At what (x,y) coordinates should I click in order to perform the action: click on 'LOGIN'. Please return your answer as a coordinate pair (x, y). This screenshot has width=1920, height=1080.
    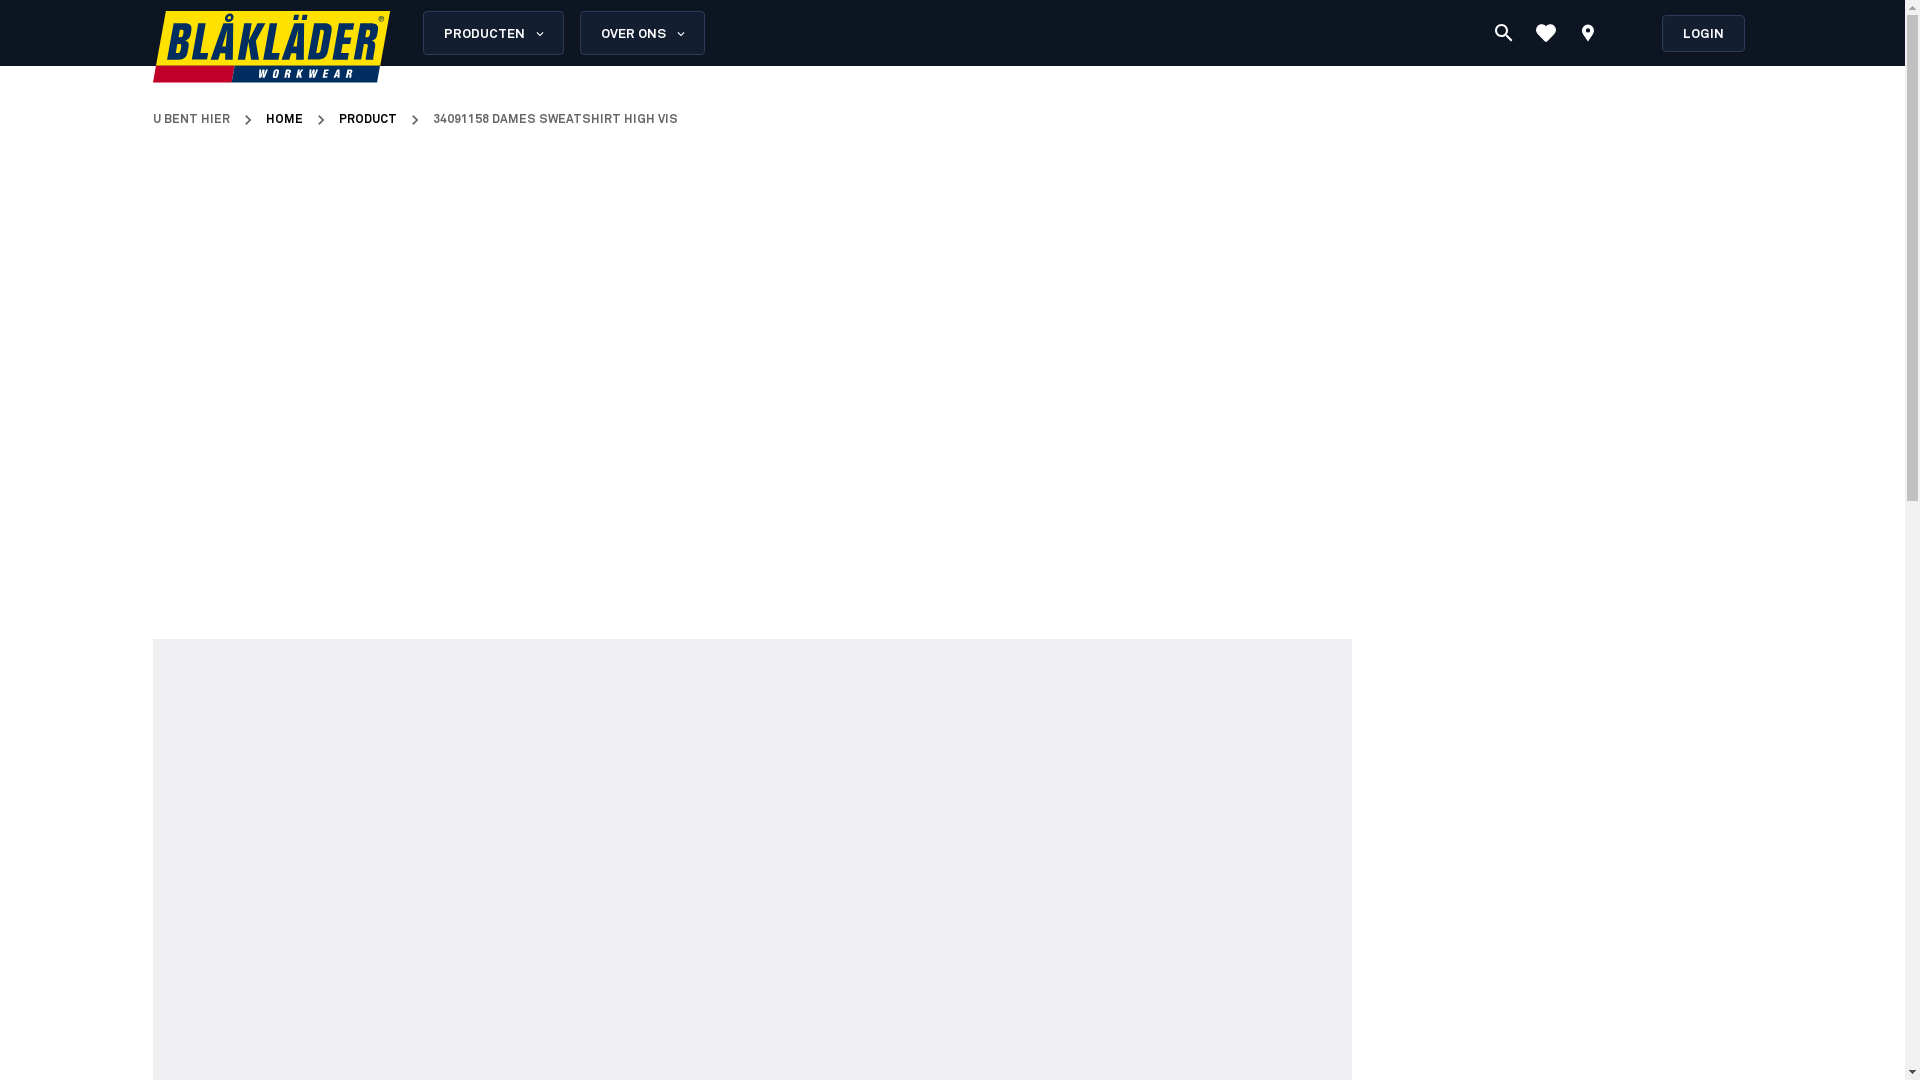
    Looking at the image, I should click on (1702, 32).